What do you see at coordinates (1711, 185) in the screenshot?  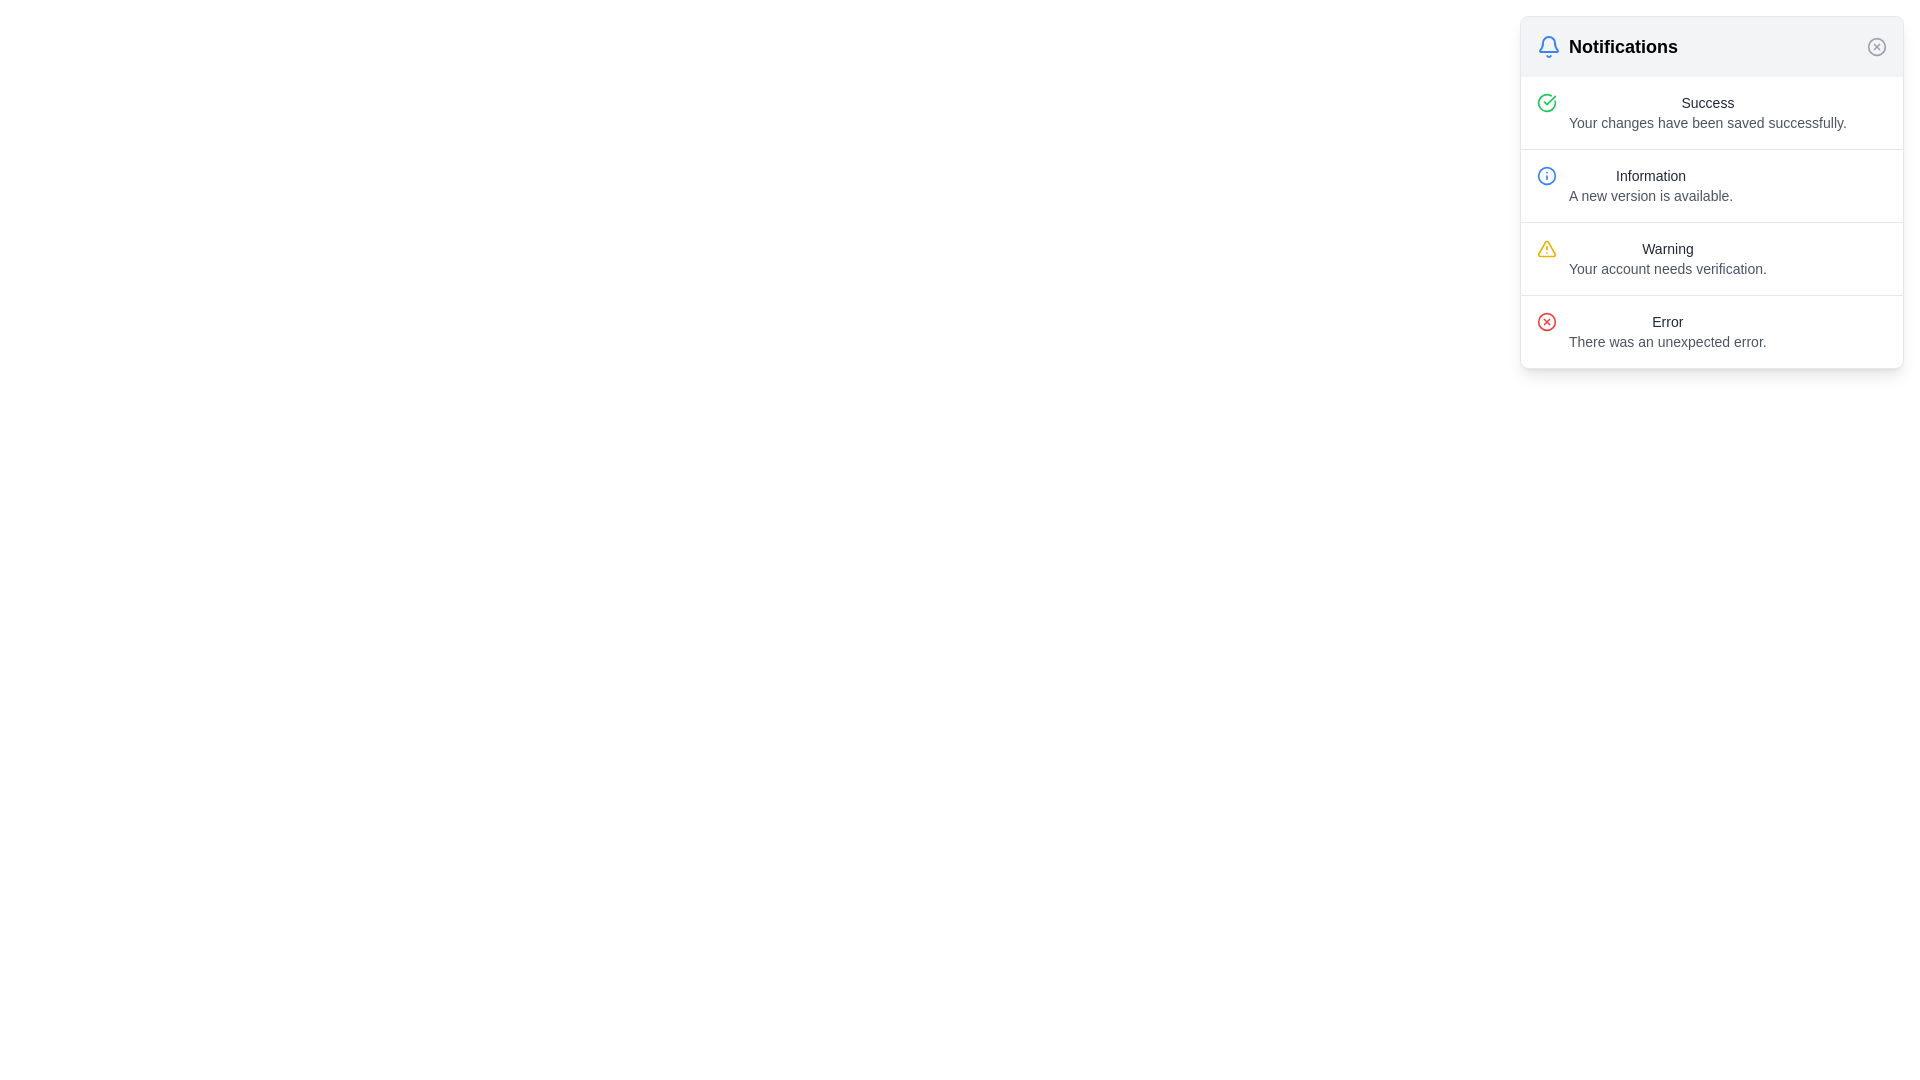 I see `the Notification message that informs the user about the availability of a new version, positioned below the 'Success' notification and above the 'Warning' notification` at bounding box center [1711, 185].